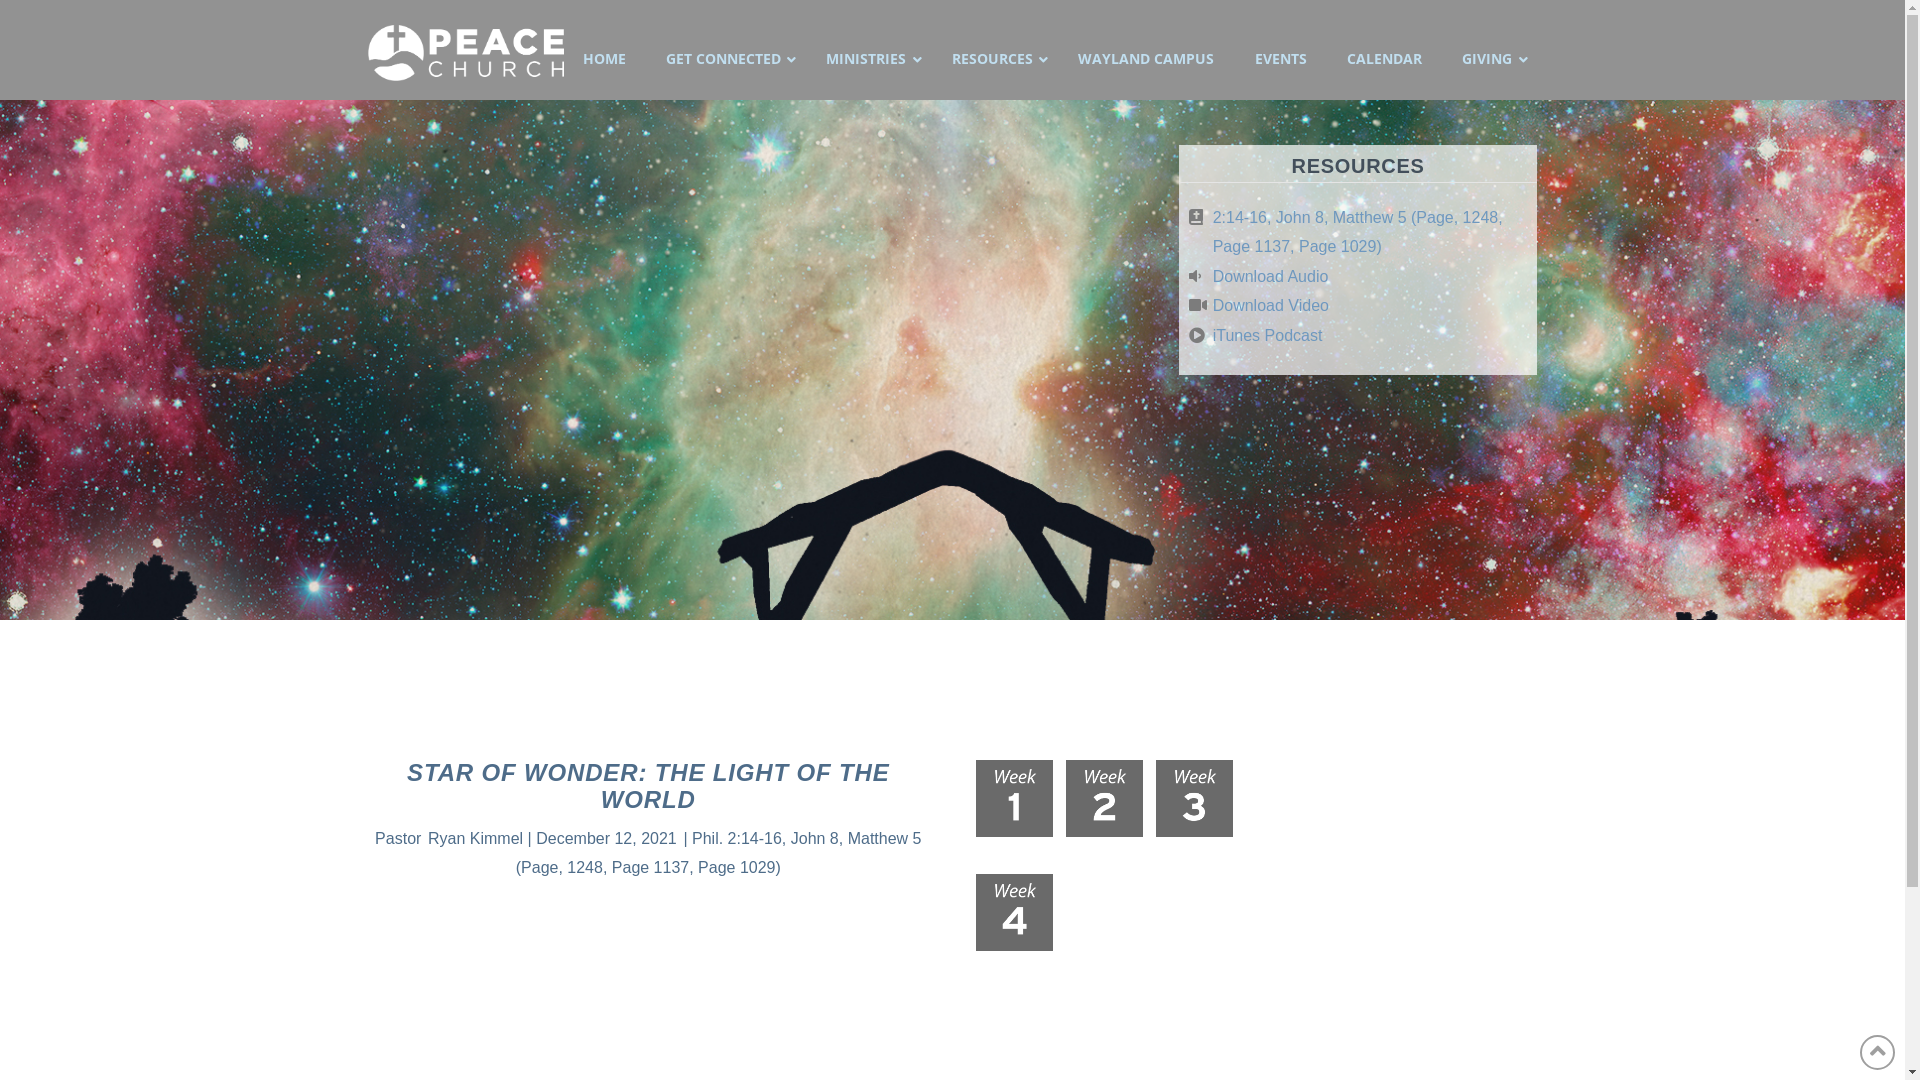 This screenshot has height=1080, width=1920. I want to click on 'EVENTS', so click(1280, 57).